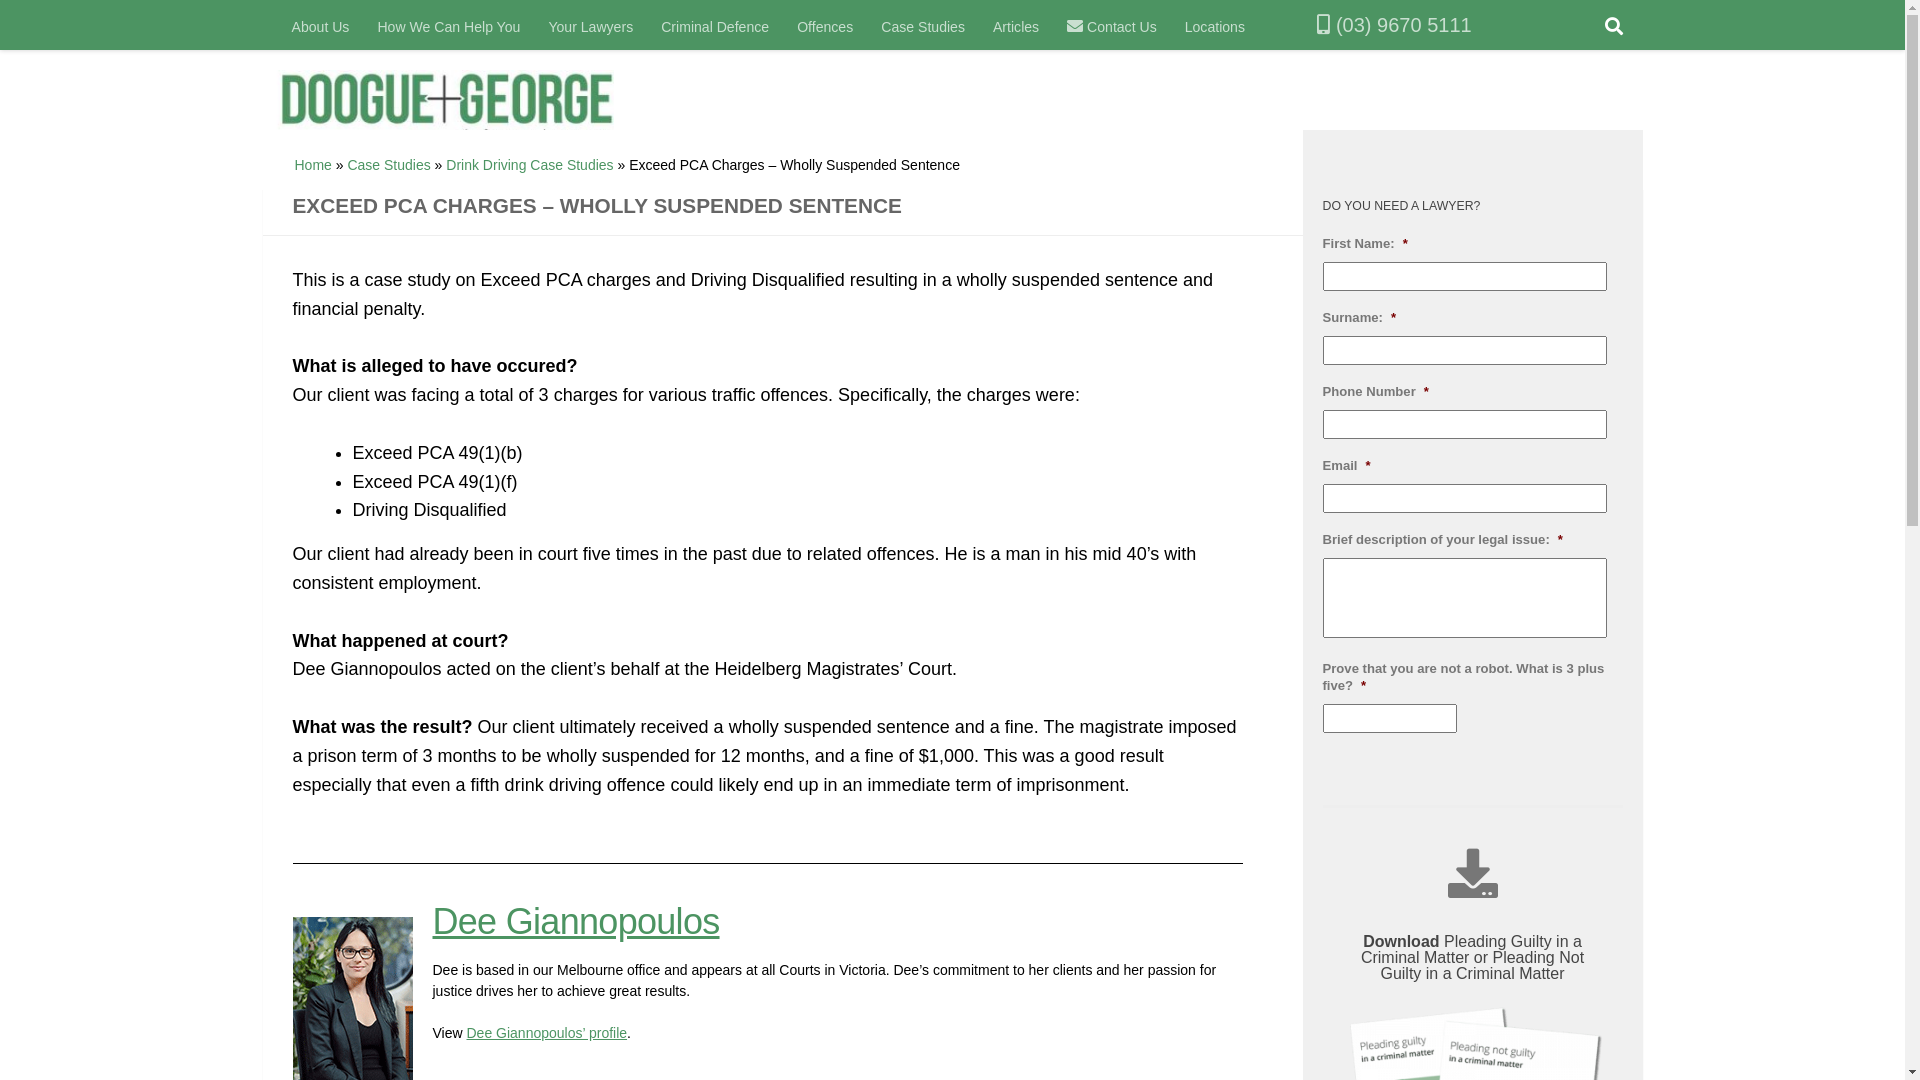 Image resolution: width=1920 pixels, height=1080 pixels. Describe the element at coordinates (321, 27) in the screenshot. I see `'About Us'` at that location.